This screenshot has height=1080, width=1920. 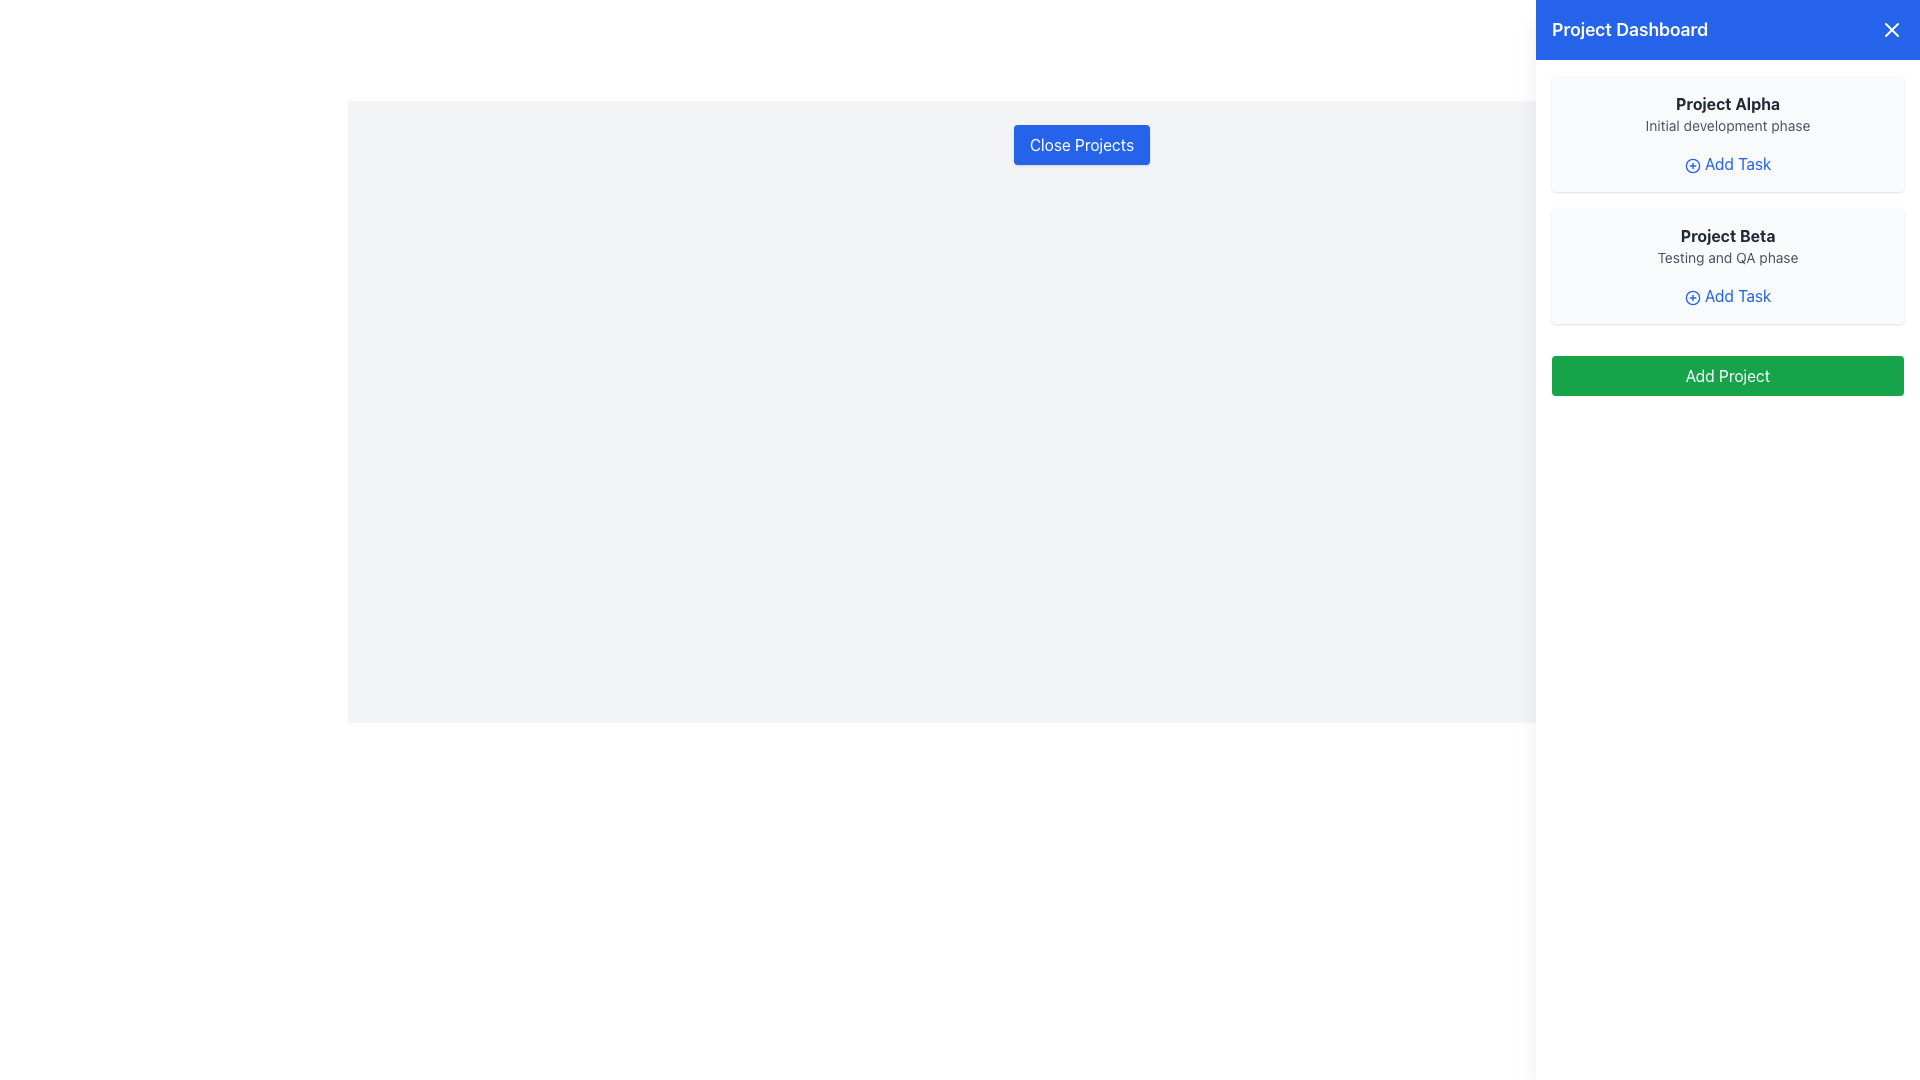 I want to click on the 'Add Task' clickable link/text with icon located below 'Testing and QA phase' in the 'Project Beta' card to underline the text, so click(x=1727, y=296).